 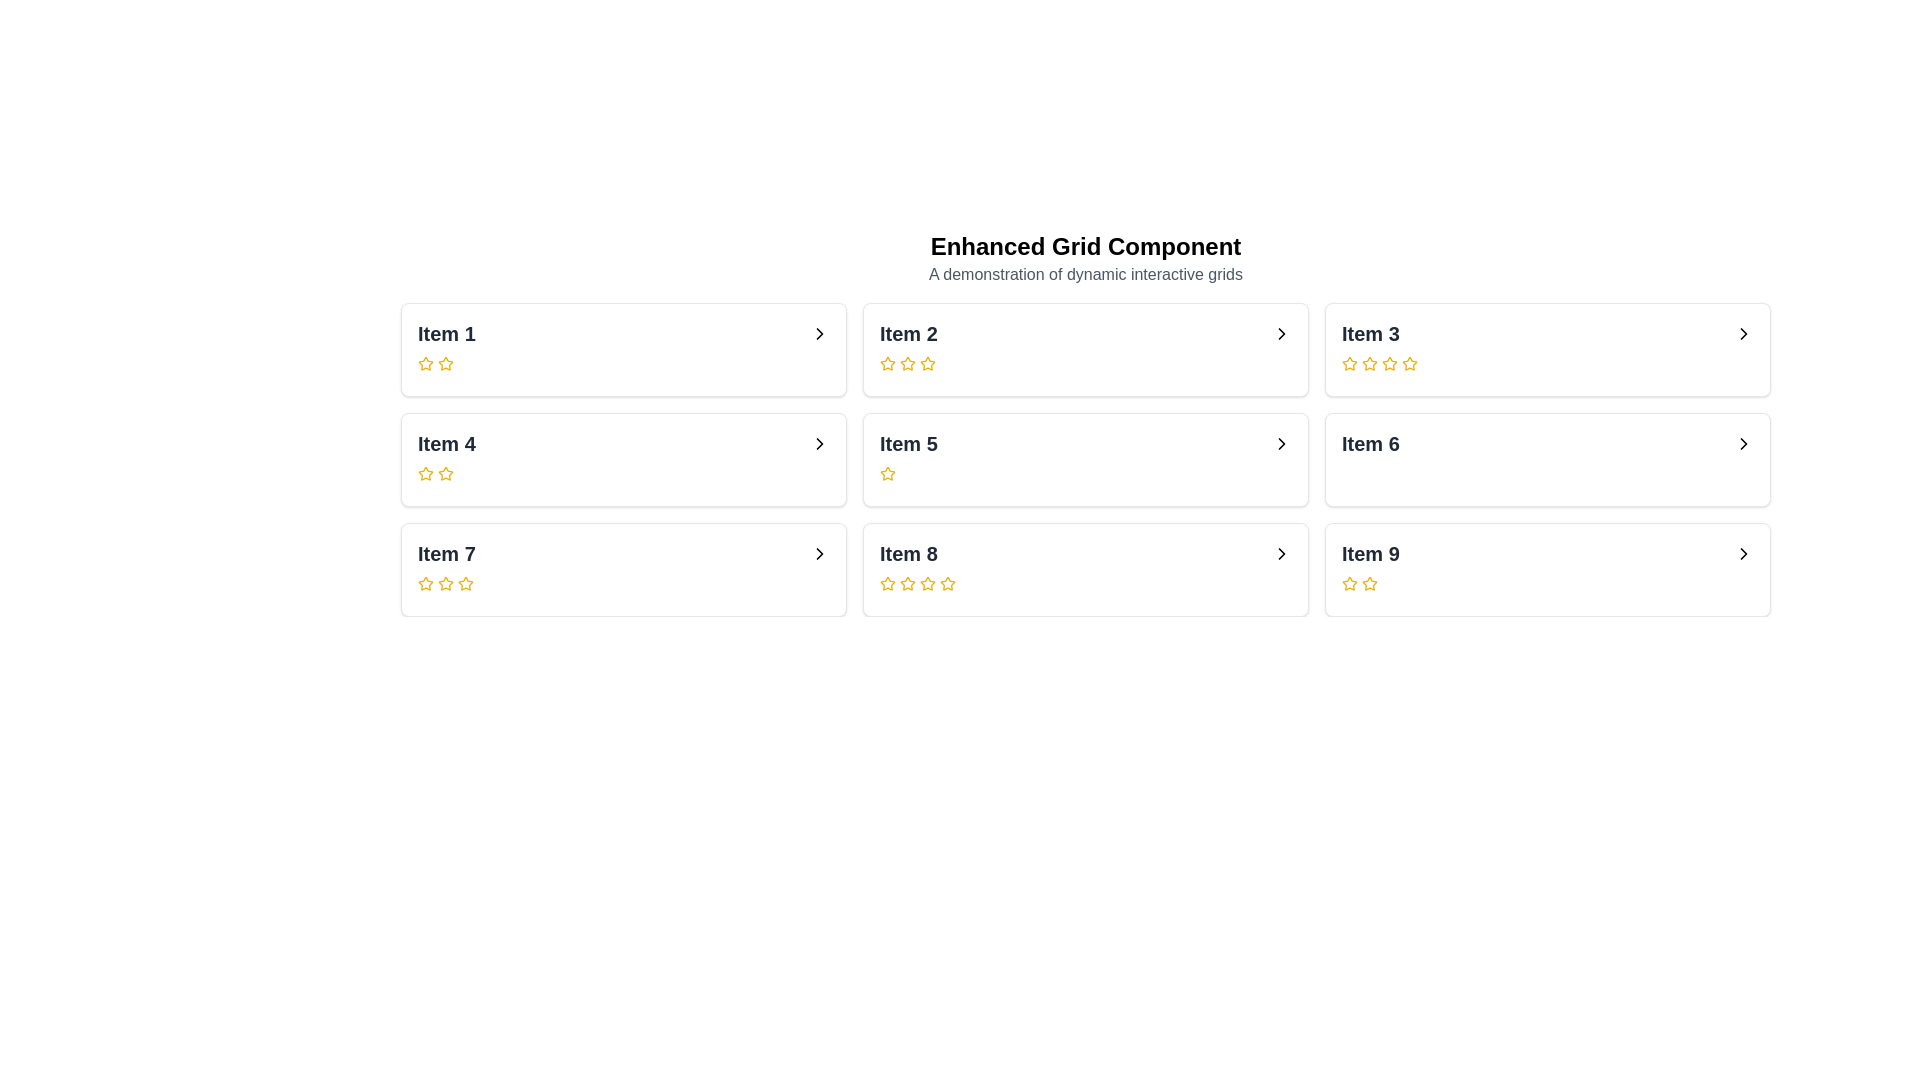 What do you see at coordinates (1367, 582) in the screenshot?
I see `the star-shaped icon with an outlined design and yellow color located in the bottom-right card labeled 'Item 9'` at bounding box center [1367, 582].